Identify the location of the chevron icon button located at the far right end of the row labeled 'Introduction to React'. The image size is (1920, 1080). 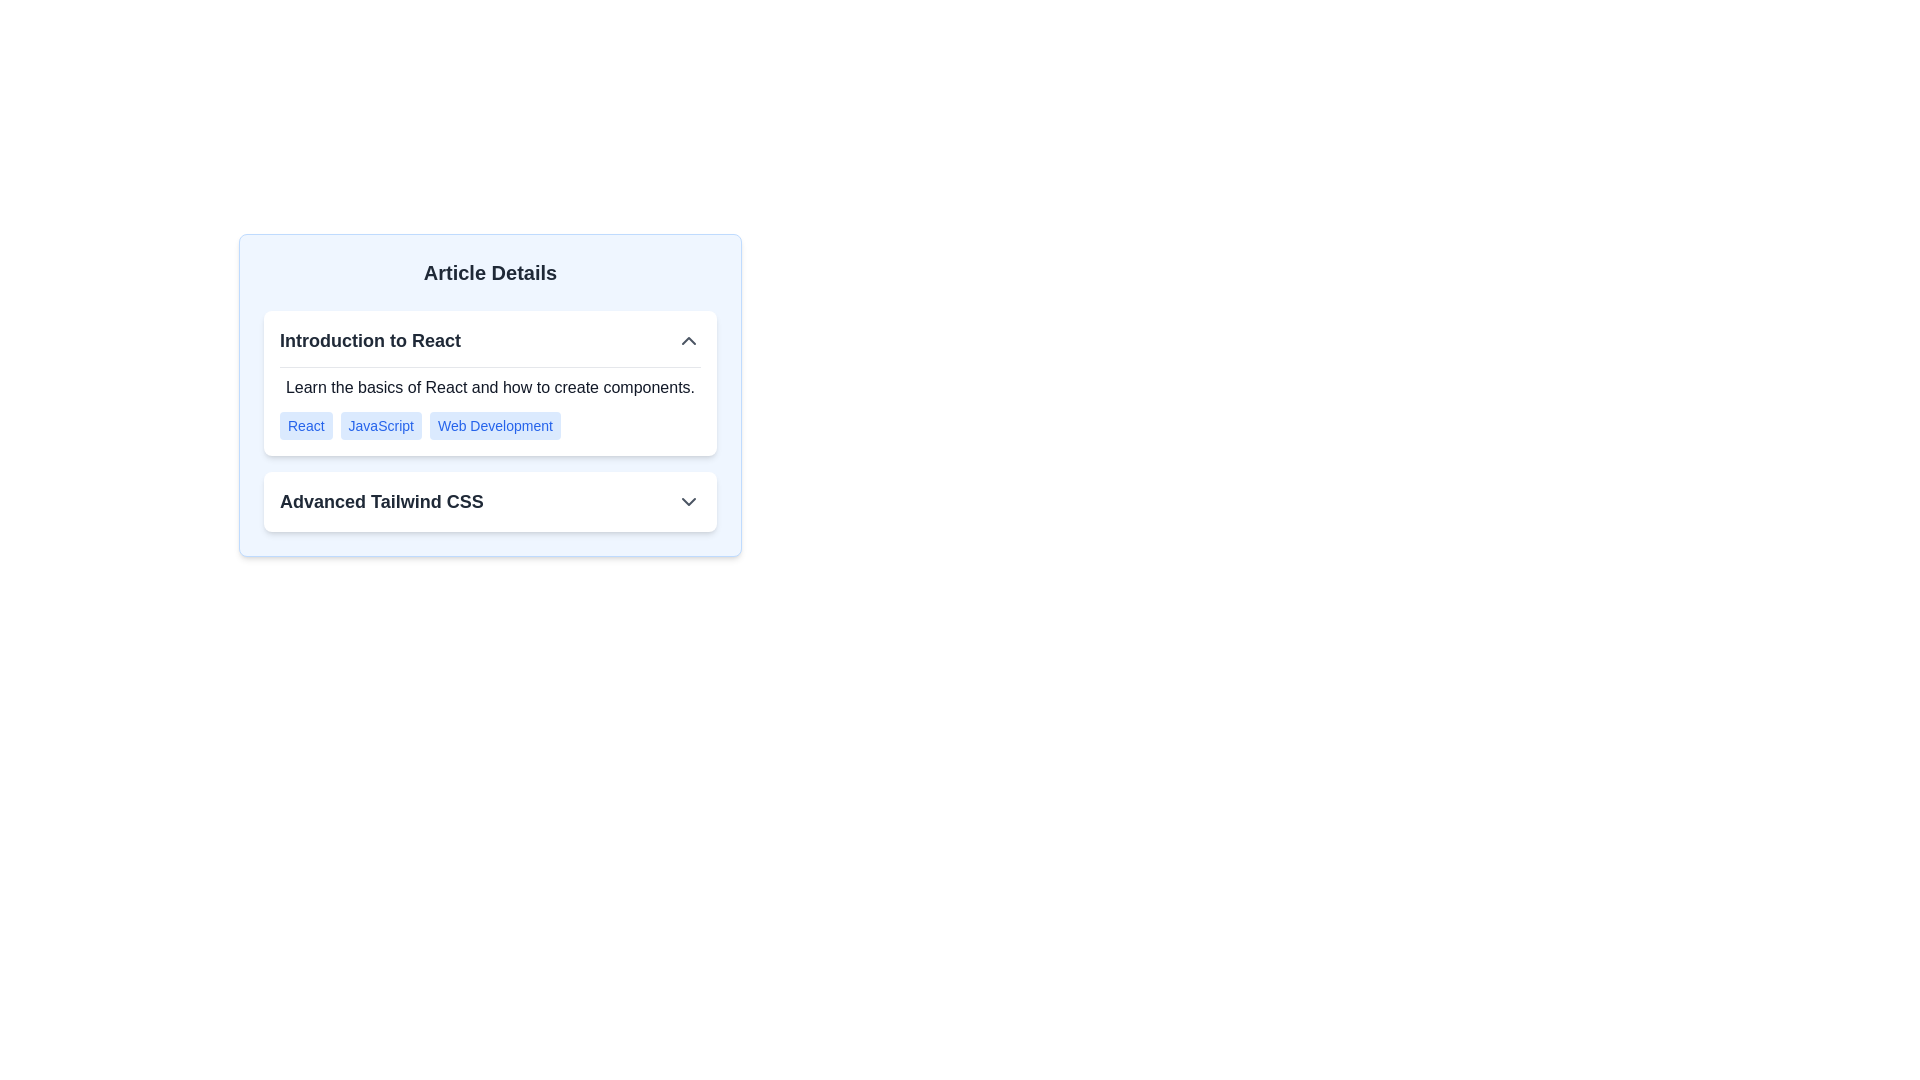
(689, 339).